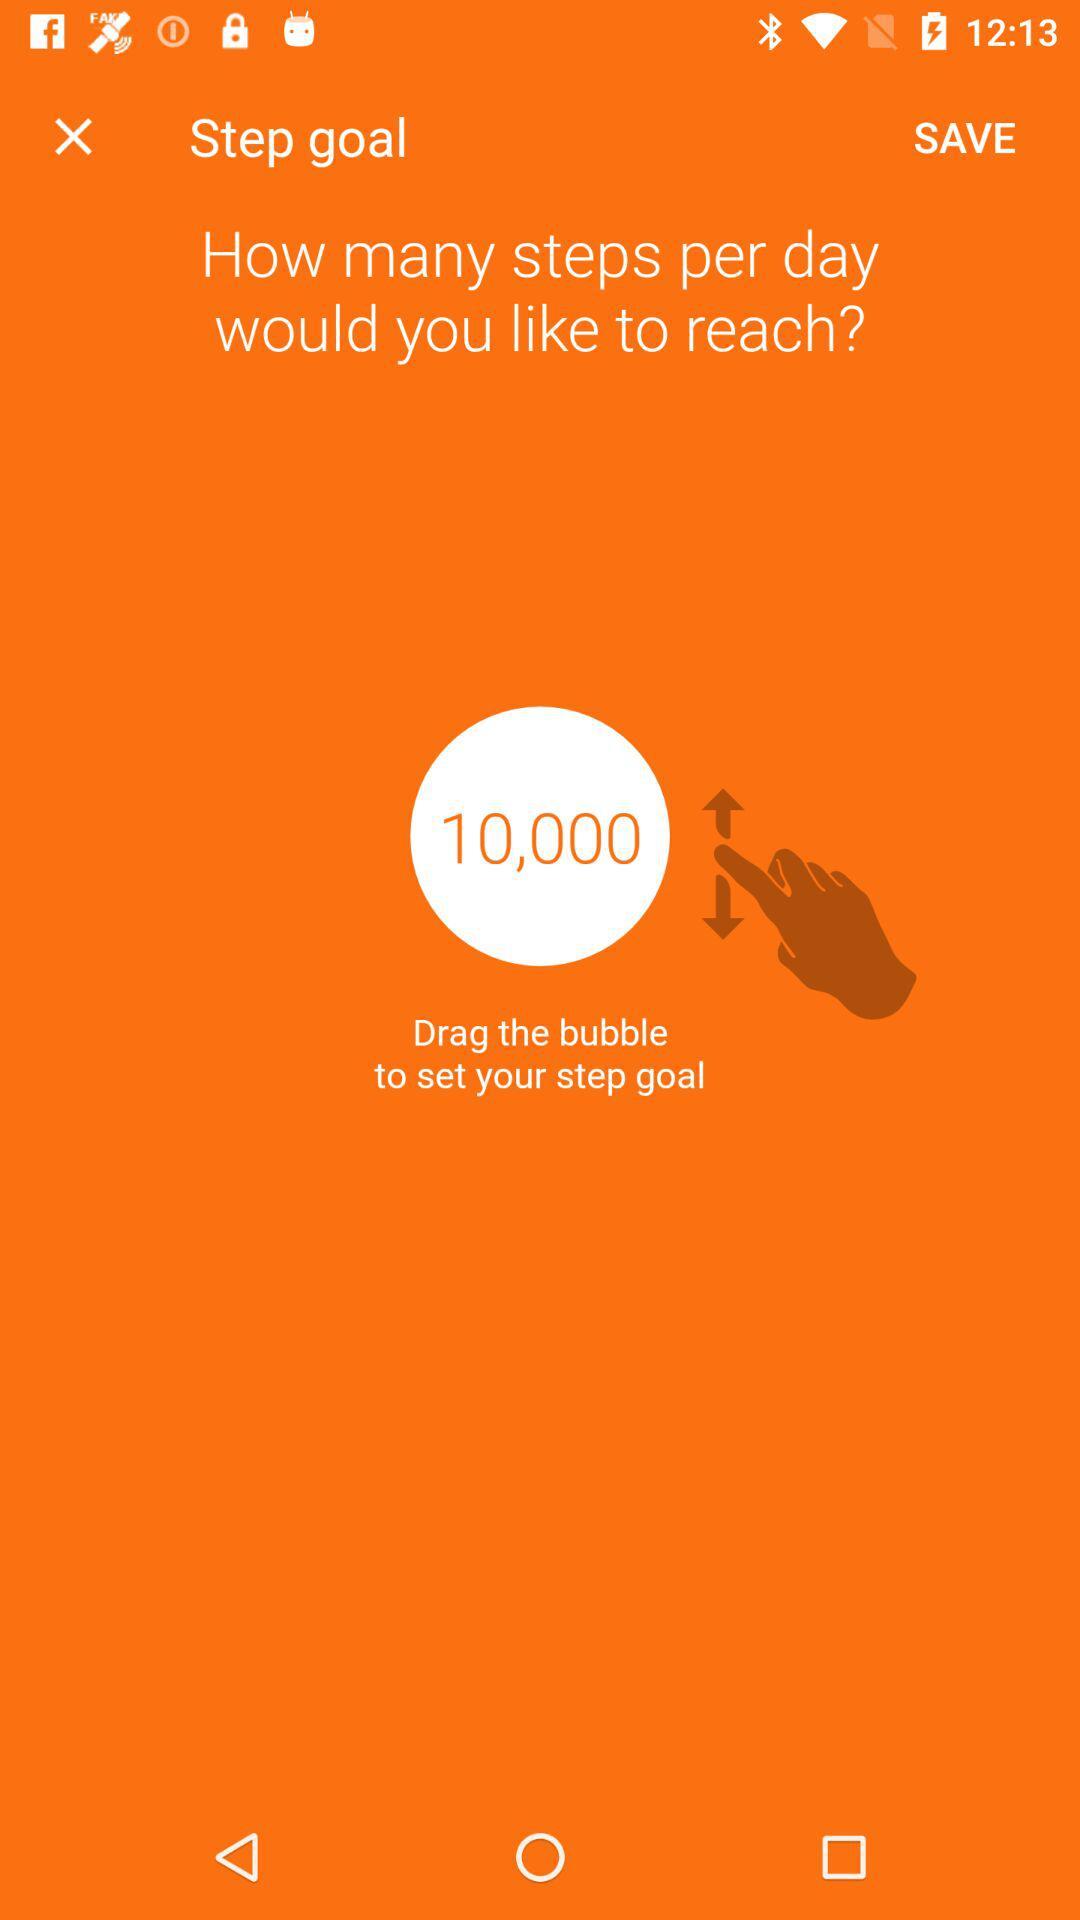 The width and height of the screenshot is (1080, 1920). What do you see at coordinates (963, 135) in the screenshot?
I see `the item at the top right corner` at bounding box center [963, 135].